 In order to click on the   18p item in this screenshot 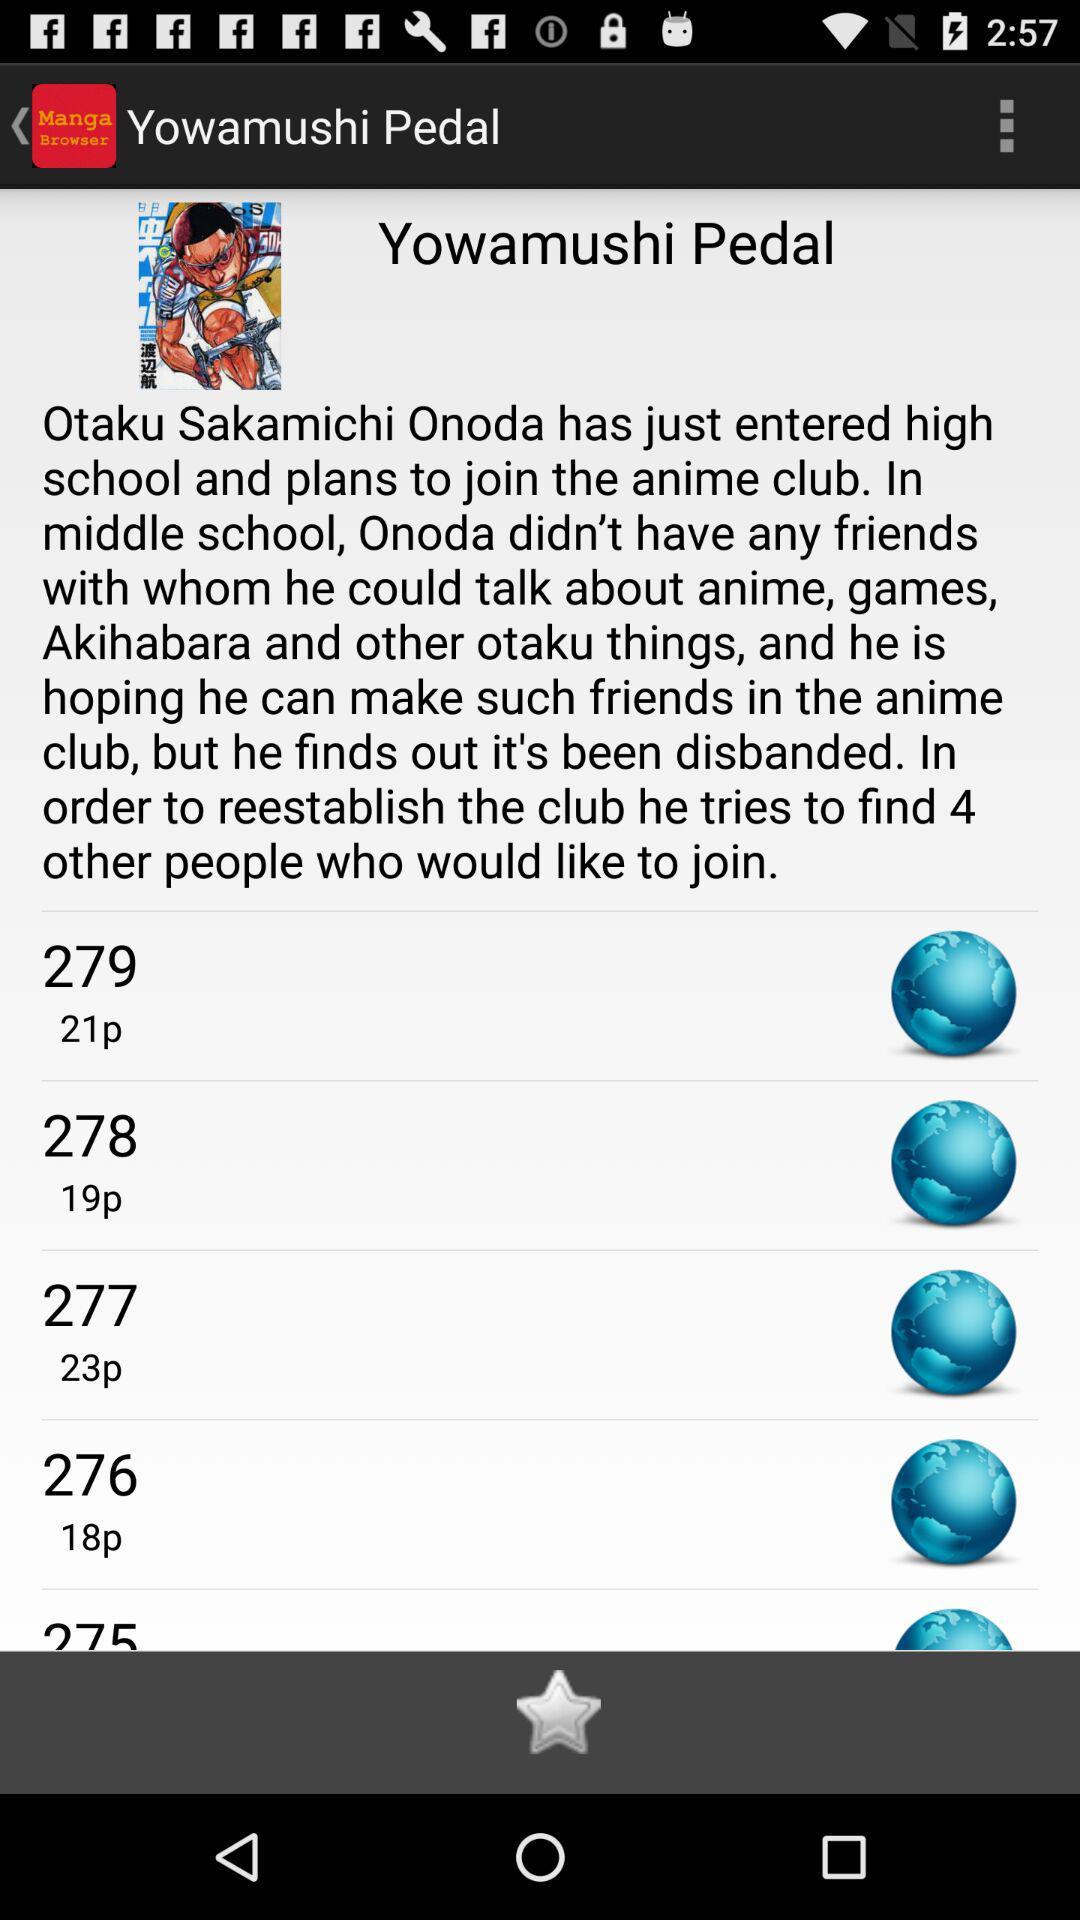, I will do `click(81, 1535)`.